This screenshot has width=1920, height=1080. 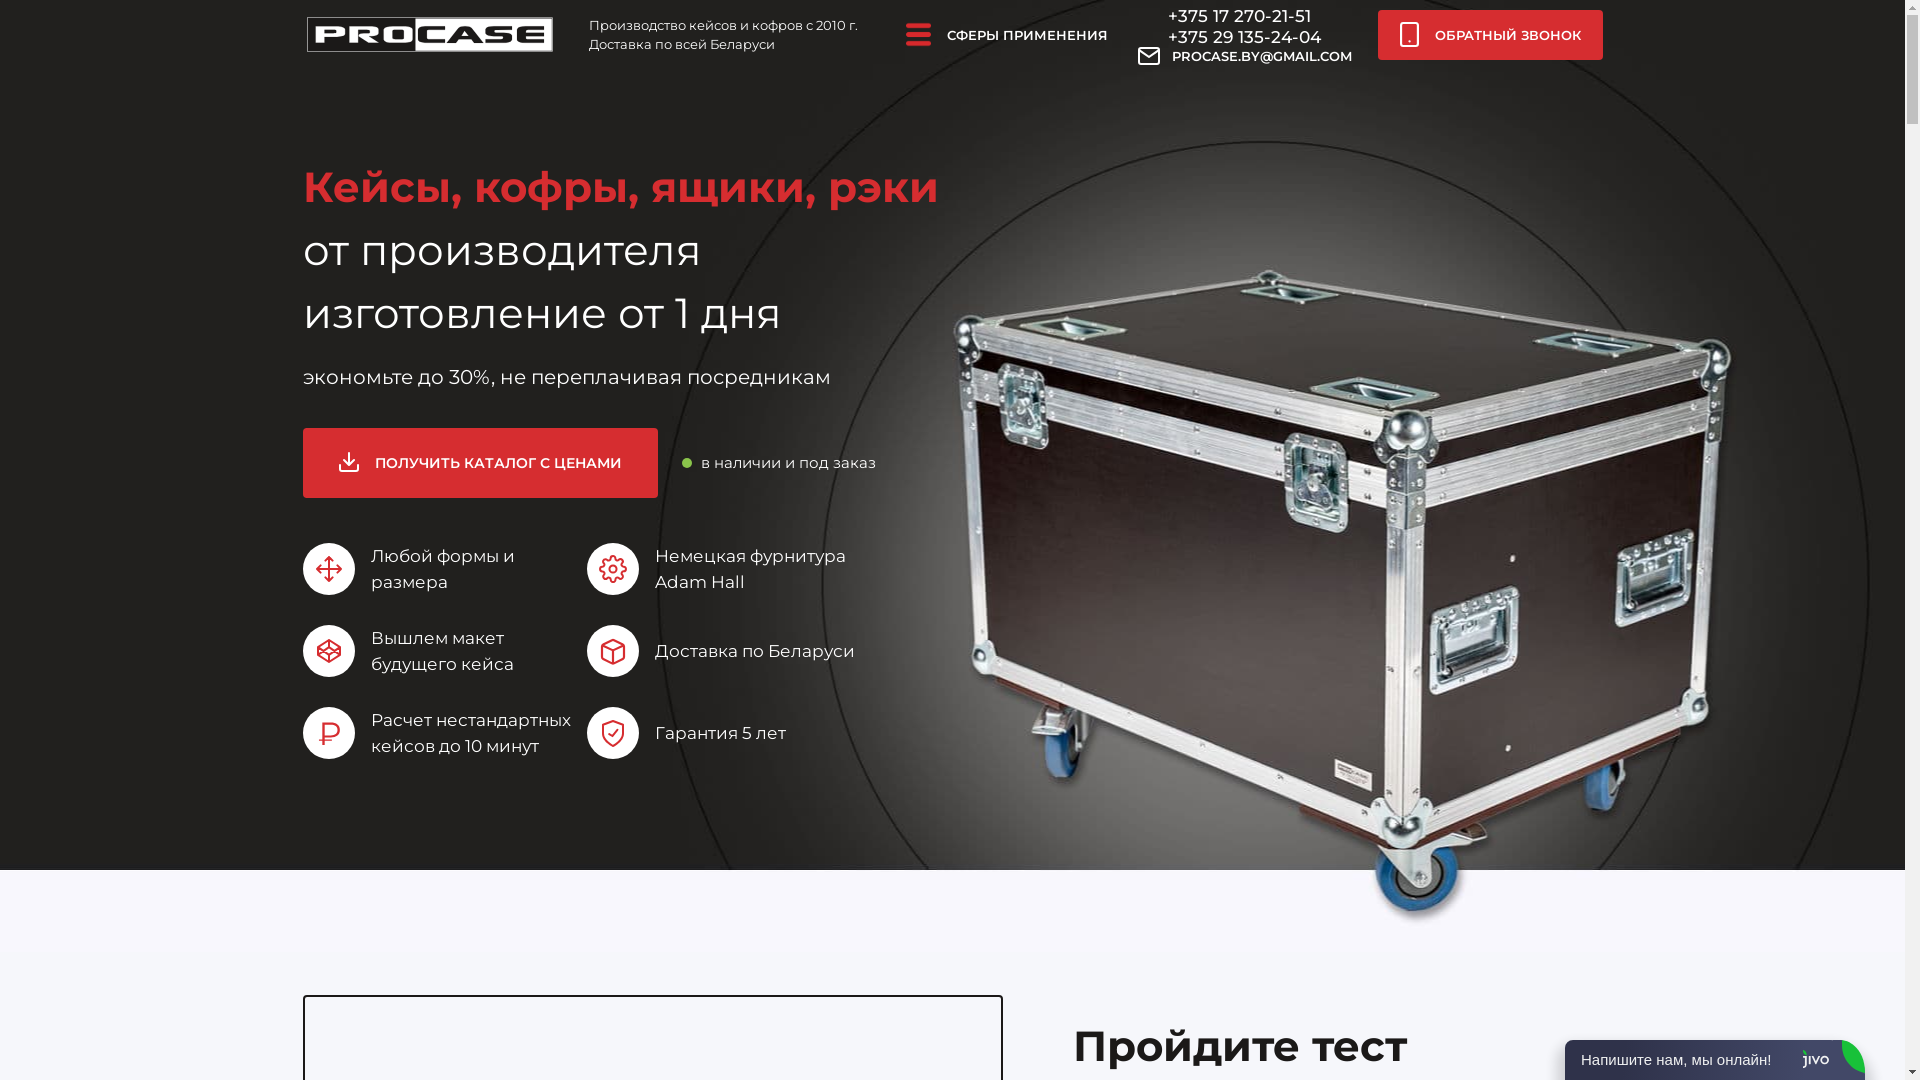 What do you see at coordinates (1243, 37) in the screenshot?
I see `'+375 29 135-24-04'` at bounding box center [1243, 37].